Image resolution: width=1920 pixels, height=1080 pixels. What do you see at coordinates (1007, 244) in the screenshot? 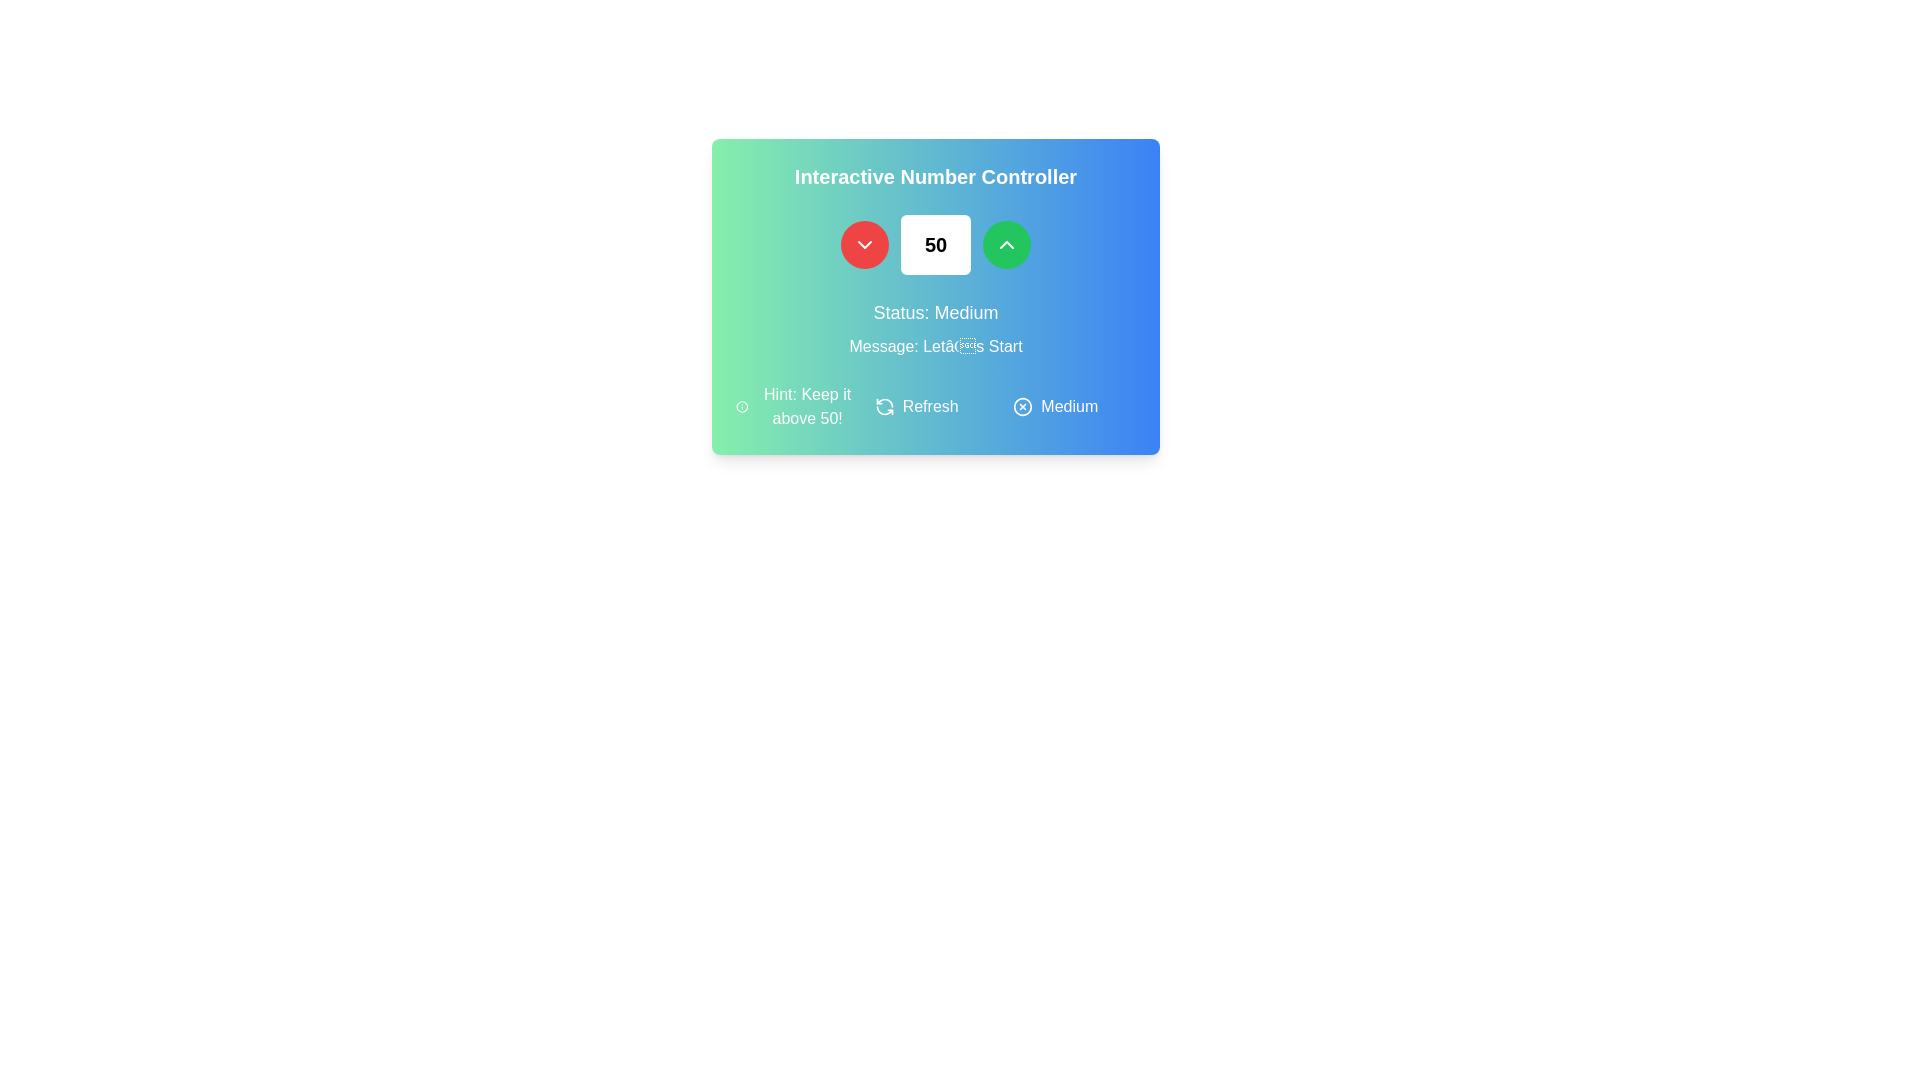
I see `the green circular button with a white upward-facing chevron icon` at bounding box center [1007, 244].